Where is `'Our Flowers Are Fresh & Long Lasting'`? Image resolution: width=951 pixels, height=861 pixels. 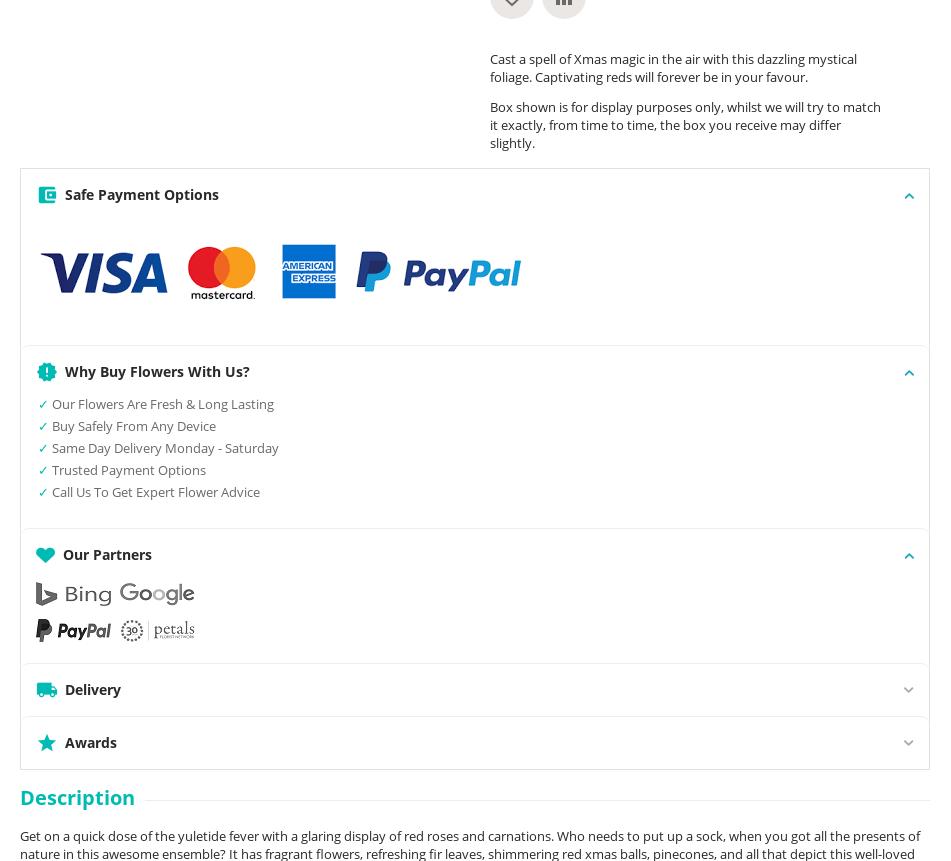 'Our Flowers Are Fresh & Long Lasting' is located at coordinates (163, 403).